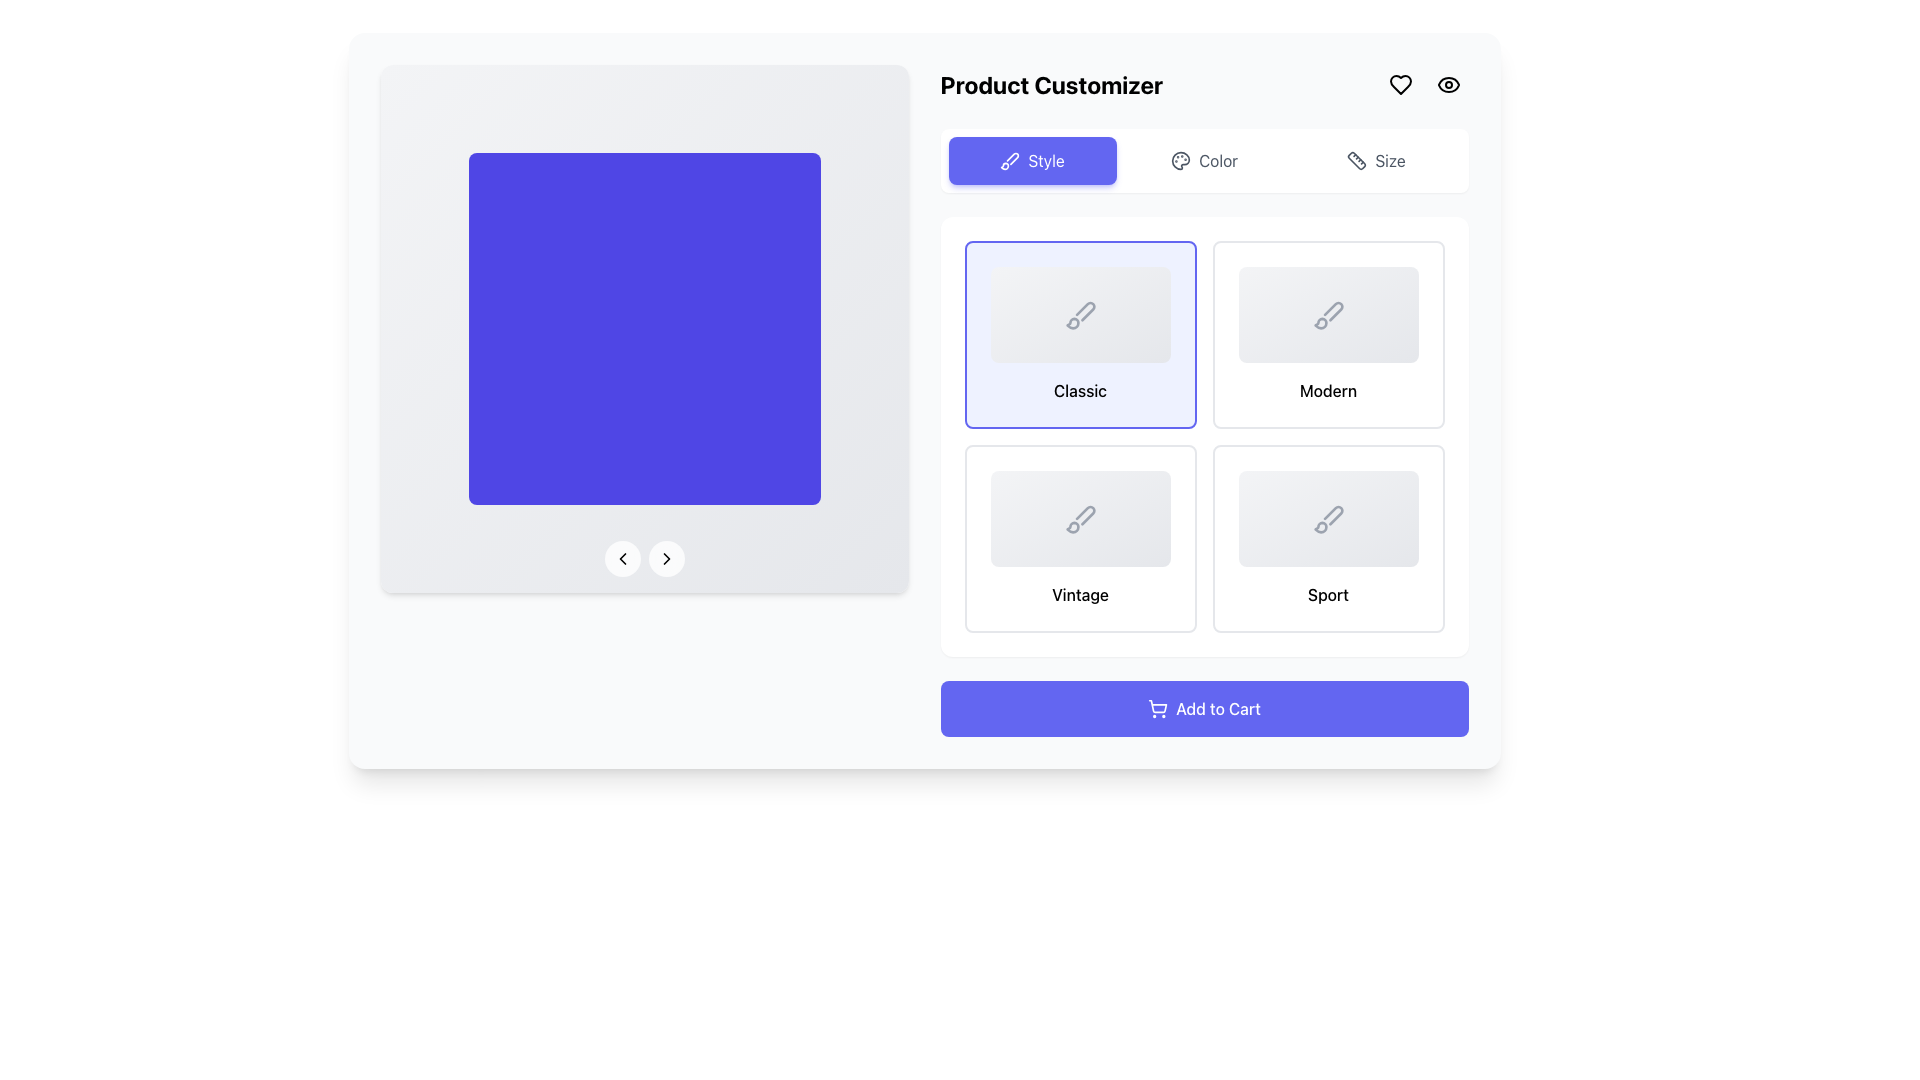 The height and width of the screenshot is (1080, 1920). I want to click on the brush icon located in the fourth card of the 2x2 grid in the 'Style' section of the product customizer interface, so click(1328, 518).